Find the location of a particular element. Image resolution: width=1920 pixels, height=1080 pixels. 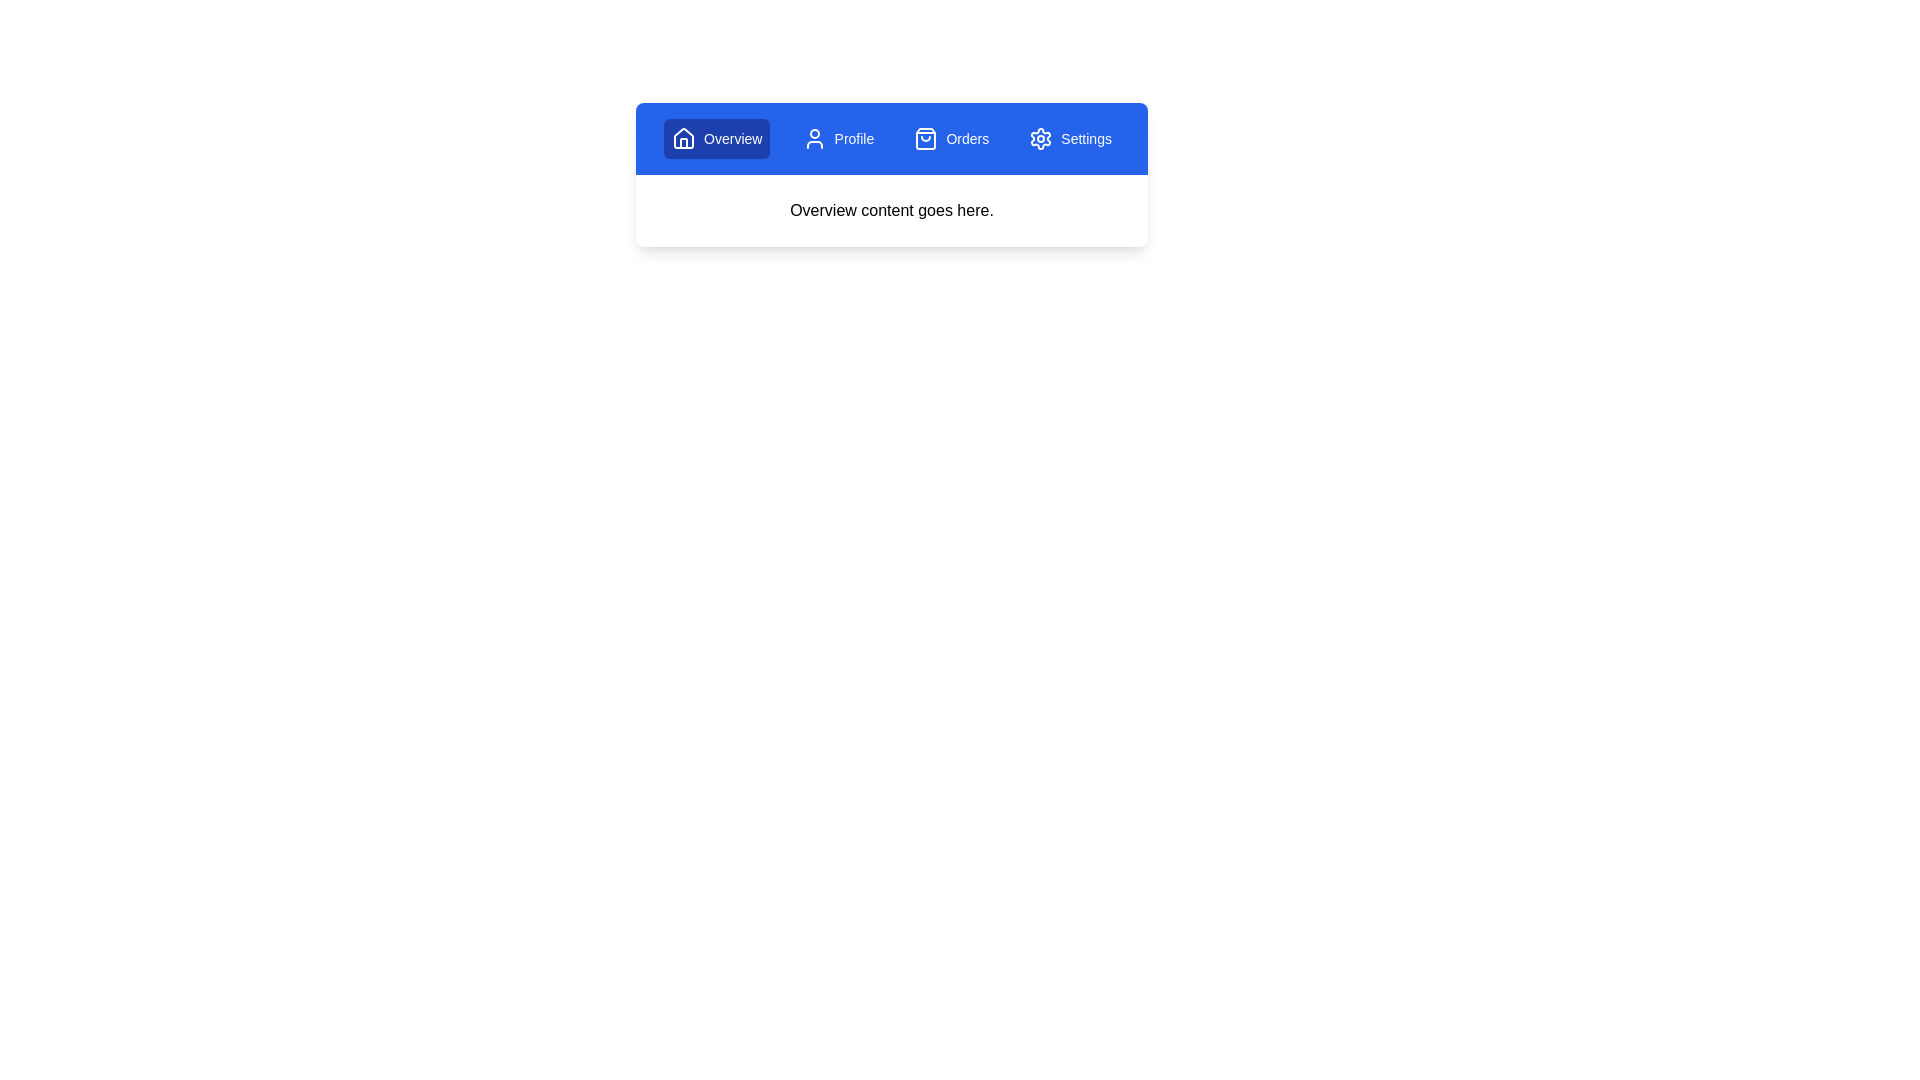

the user profile icon, which is the first icon to the left of the 'Profile' text label is located at coordinates (814, 137).